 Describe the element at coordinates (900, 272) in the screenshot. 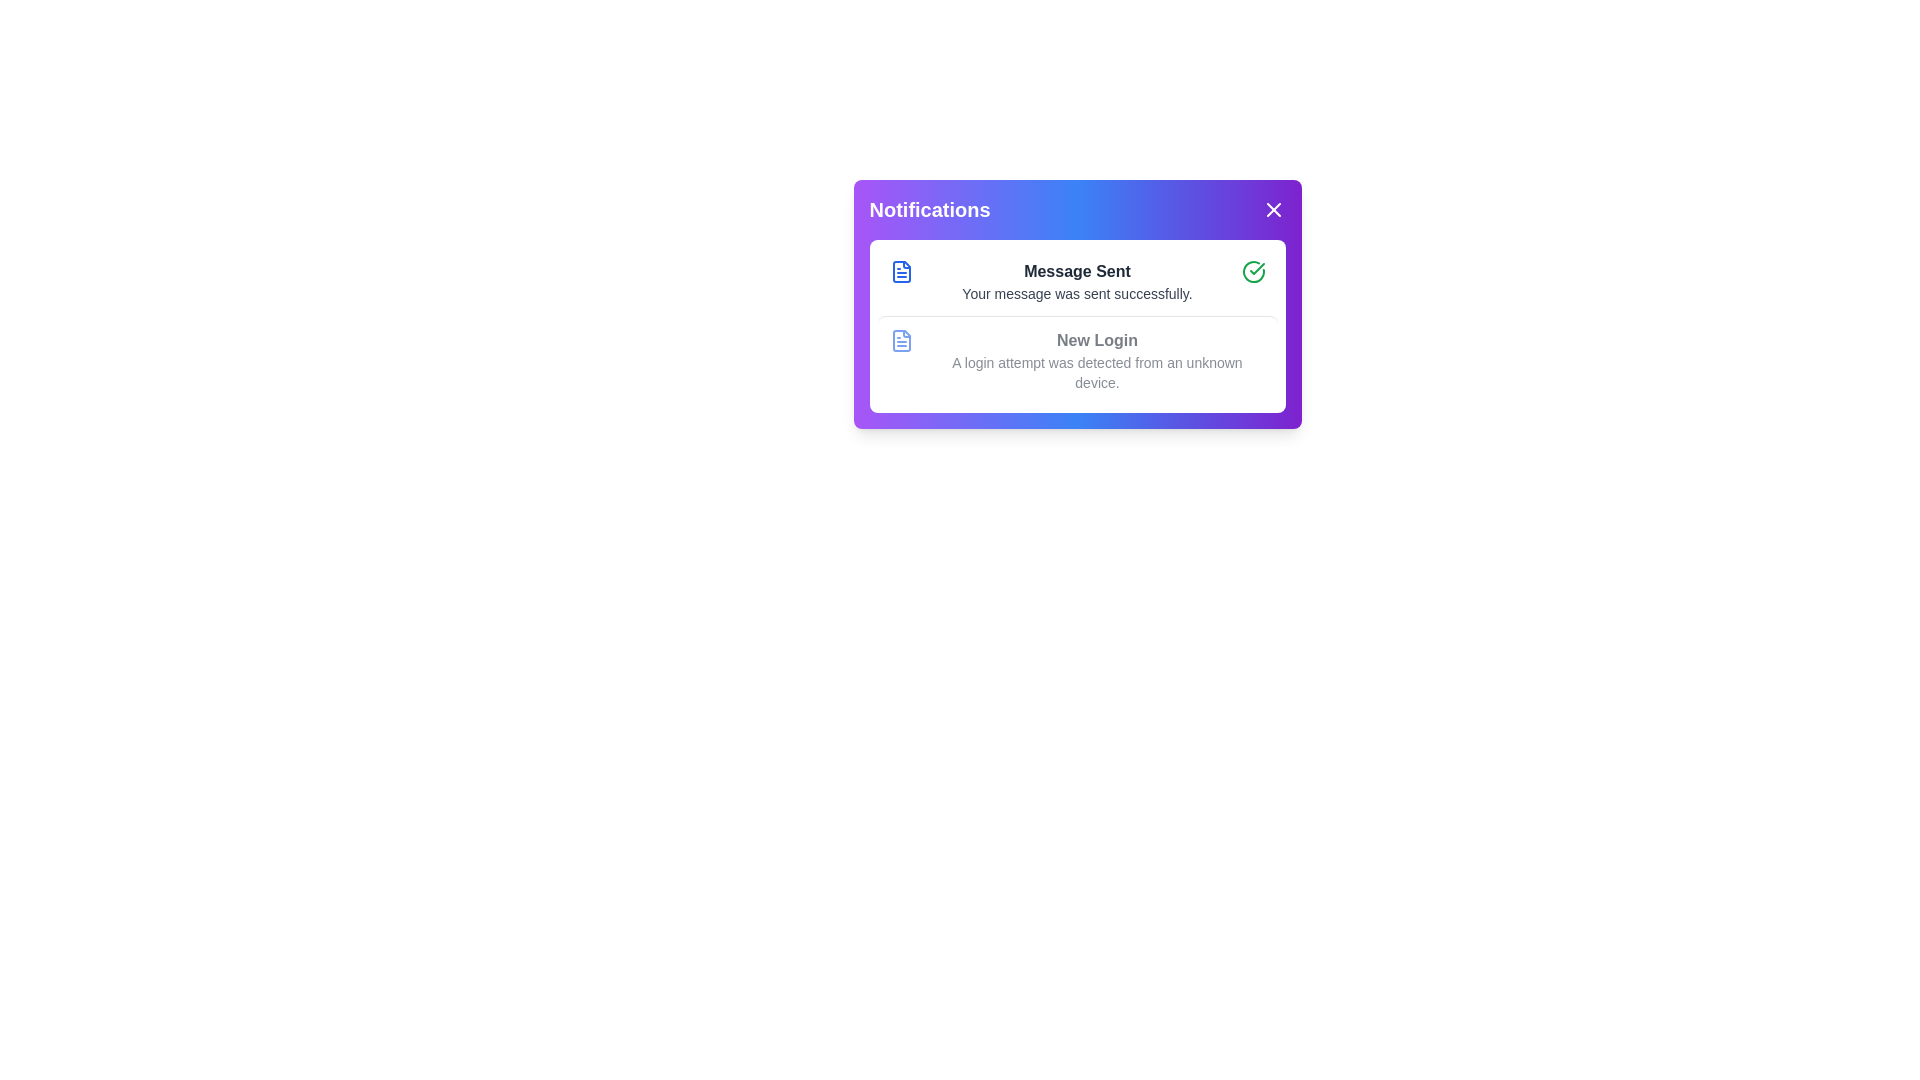

I see `the blue file icon located beside the text 'Message Sent' within the notification card` at that location.